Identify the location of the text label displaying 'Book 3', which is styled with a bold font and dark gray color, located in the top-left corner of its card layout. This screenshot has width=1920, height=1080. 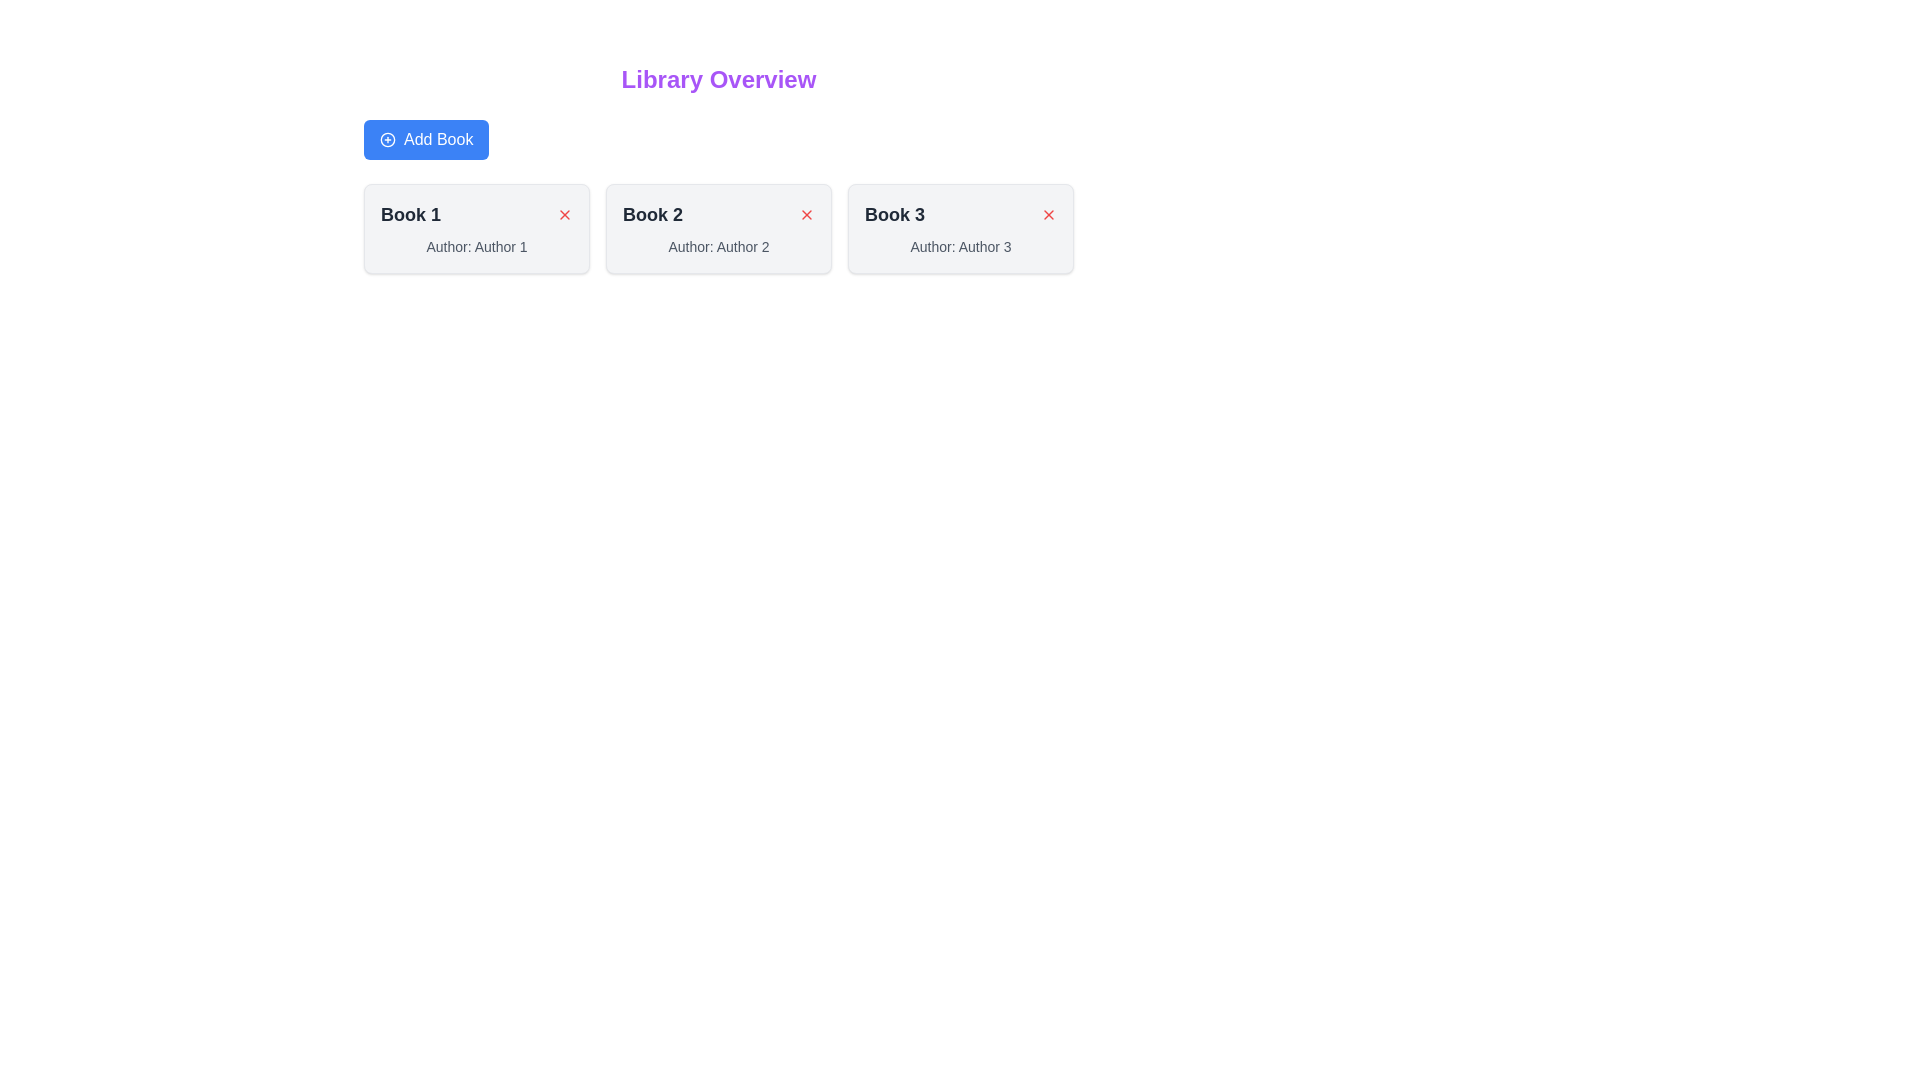
(894, 215).